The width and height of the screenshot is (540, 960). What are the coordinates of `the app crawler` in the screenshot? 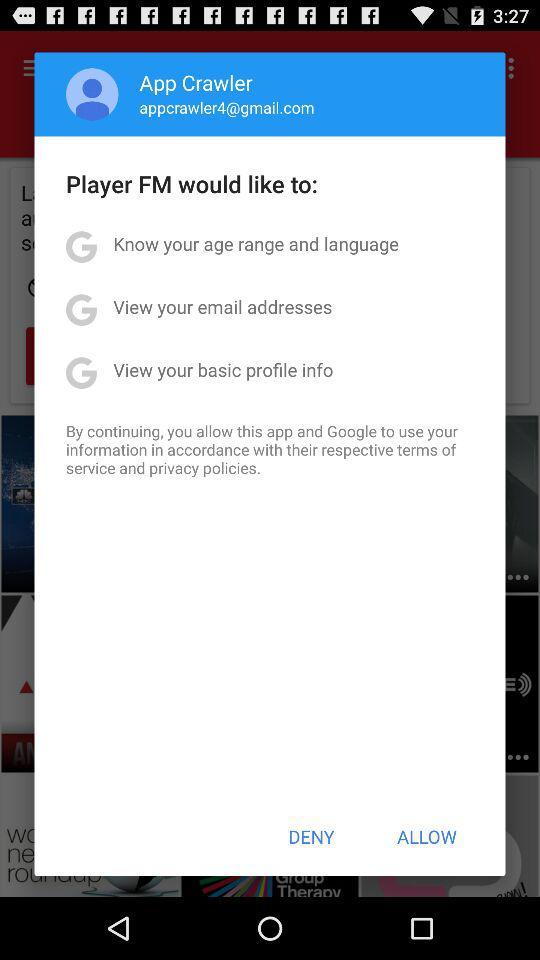 It's located at (196, 82).